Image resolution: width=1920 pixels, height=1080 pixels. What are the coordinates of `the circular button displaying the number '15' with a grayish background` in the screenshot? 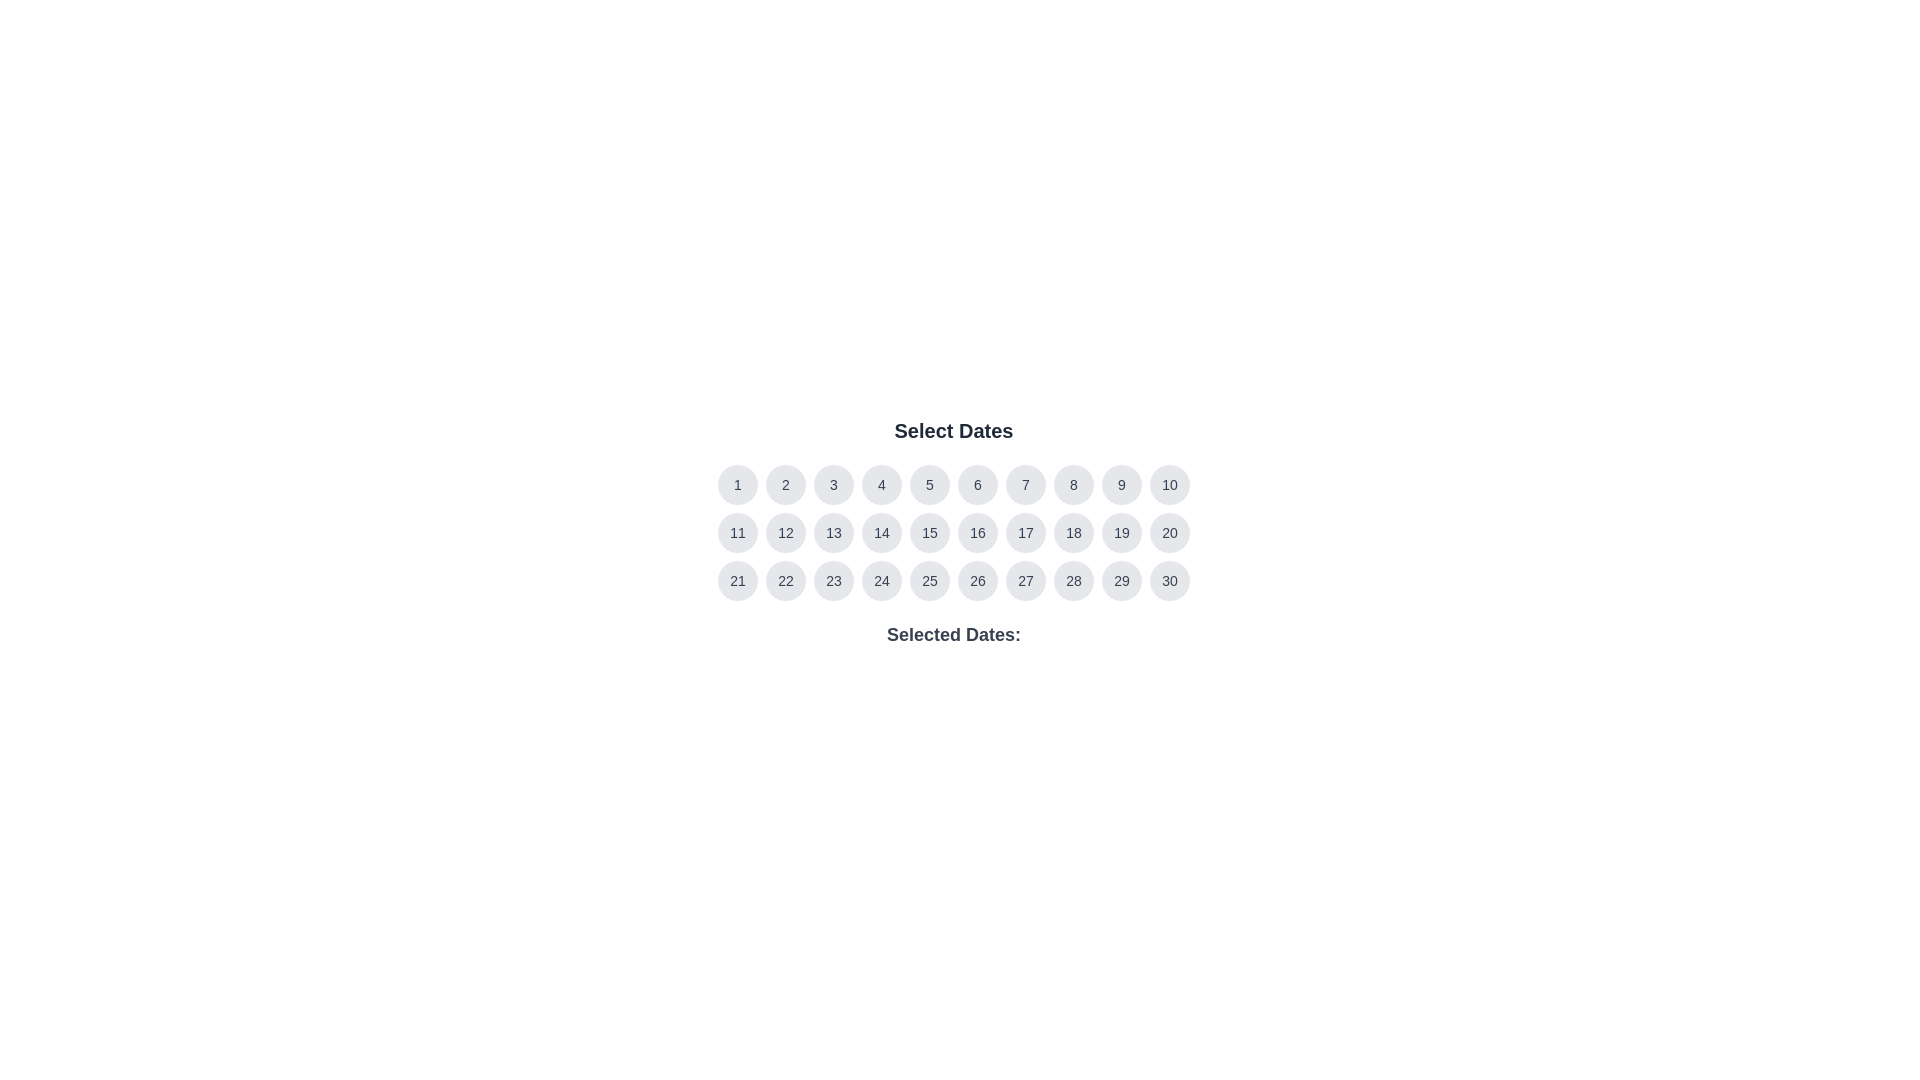 It's located at (929, 531).